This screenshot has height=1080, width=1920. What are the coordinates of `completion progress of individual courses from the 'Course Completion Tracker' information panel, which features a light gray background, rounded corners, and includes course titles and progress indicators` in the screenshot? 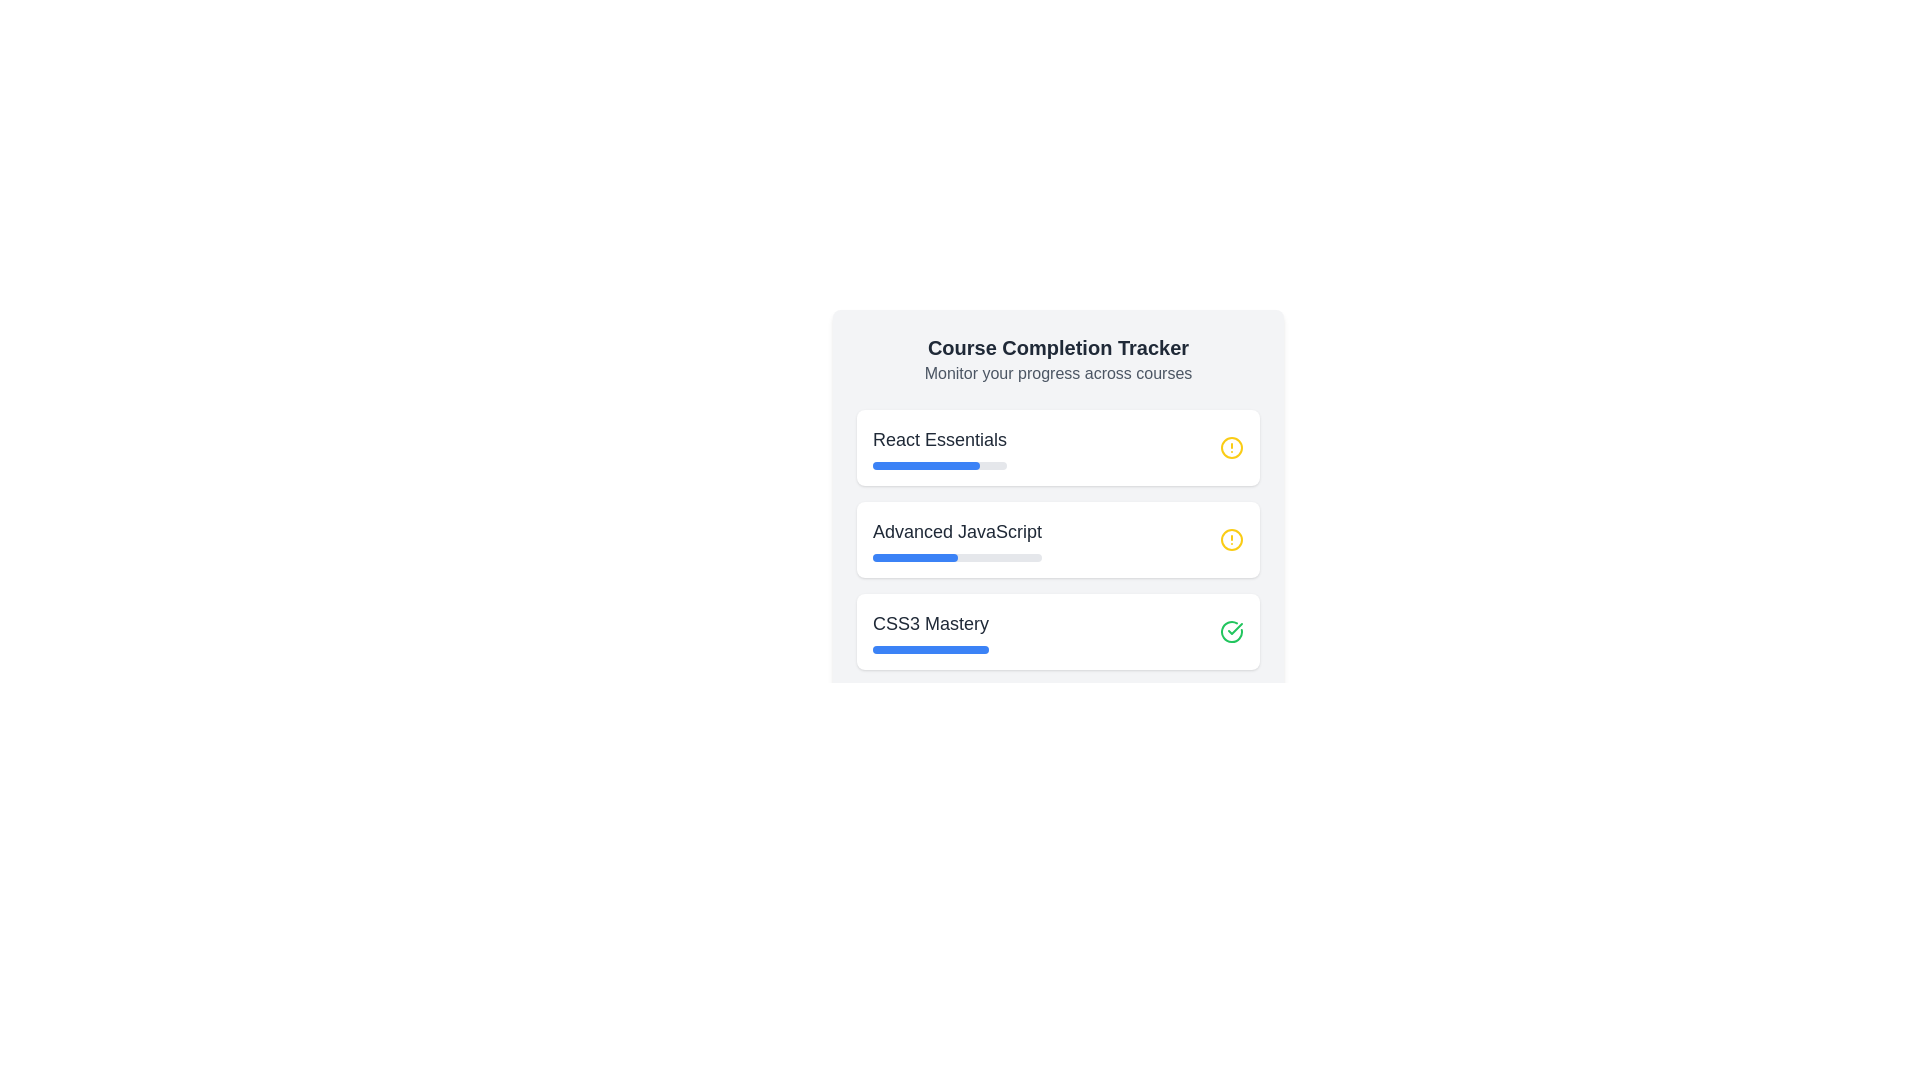 It's located at (1057, 532).